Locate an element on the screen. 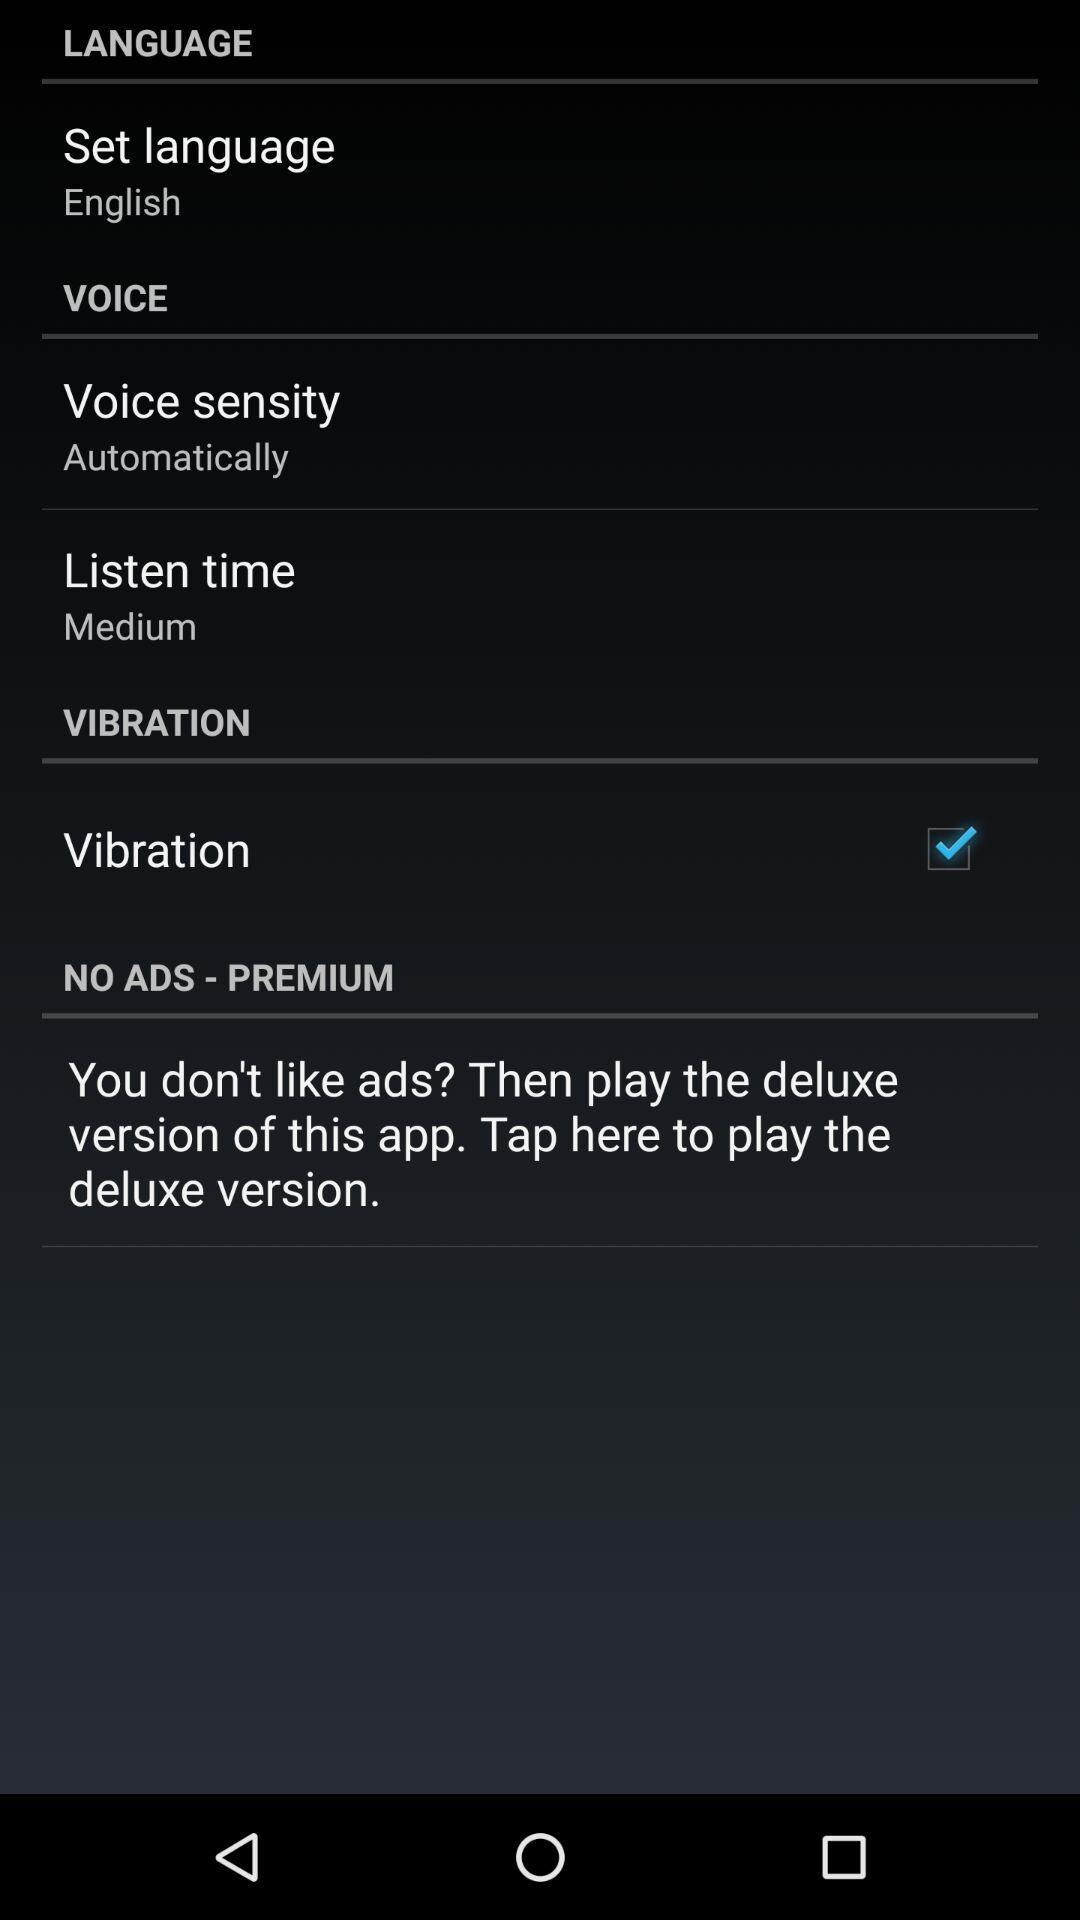 Image resolution: width=1080 pixels, height=1920 pixels. the you don t app is located at coordinates (540, 1132).